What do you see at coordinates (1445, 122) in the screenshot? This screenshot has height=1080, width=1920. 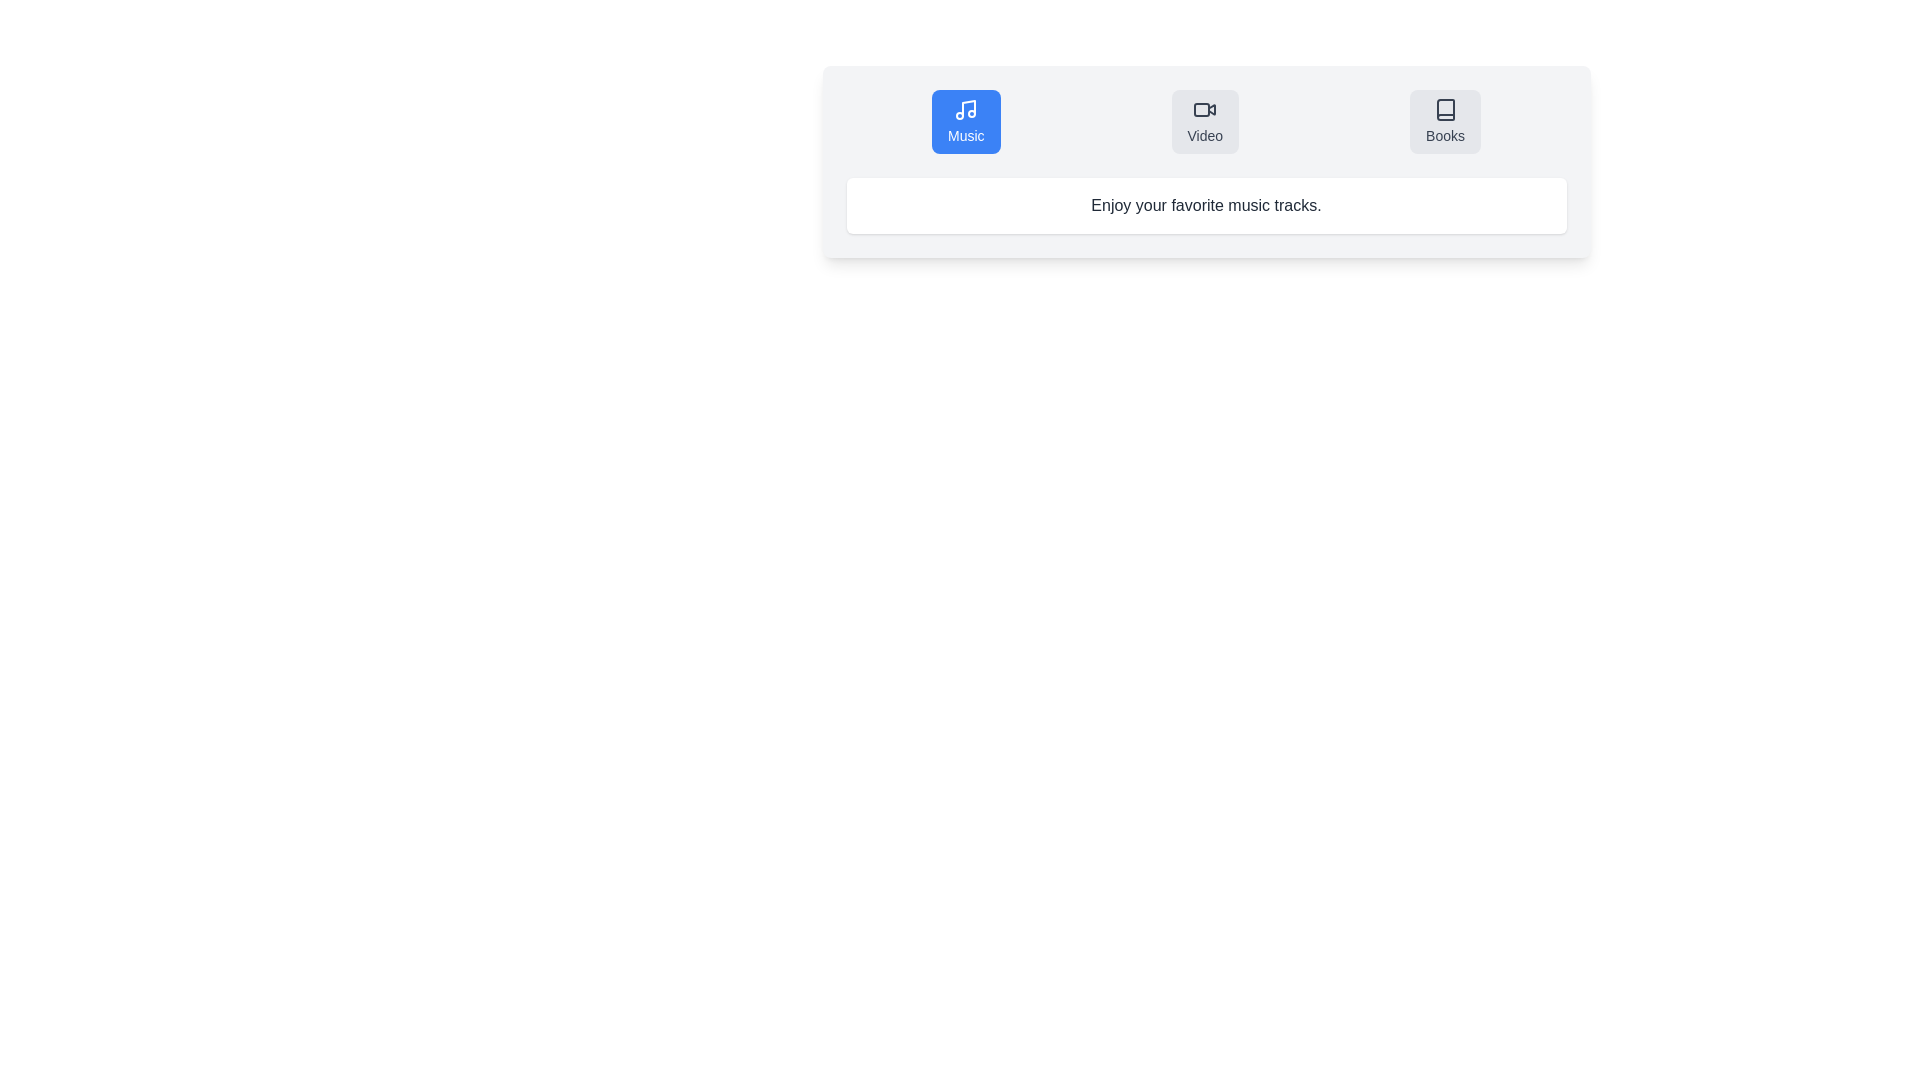 I see `the third button from the left in the upper central part of the interface` at bounding box center [1445, 122].